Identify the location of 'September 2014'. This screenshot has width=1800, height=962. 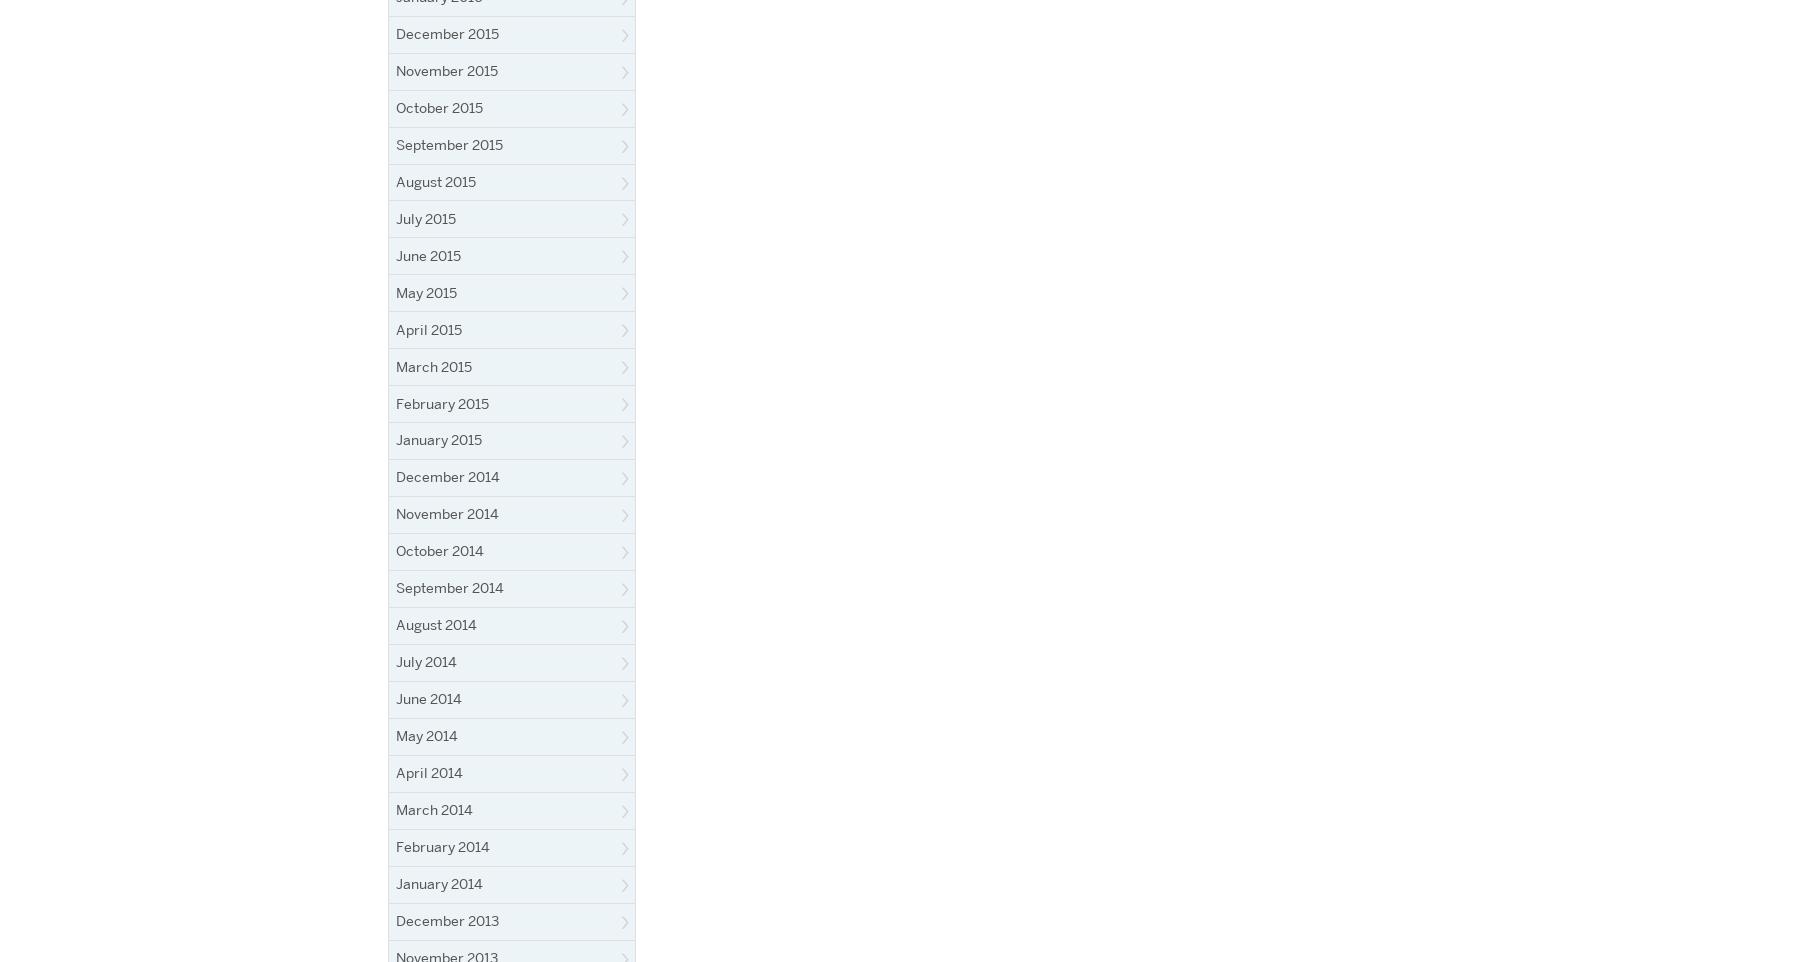
(396, 586).